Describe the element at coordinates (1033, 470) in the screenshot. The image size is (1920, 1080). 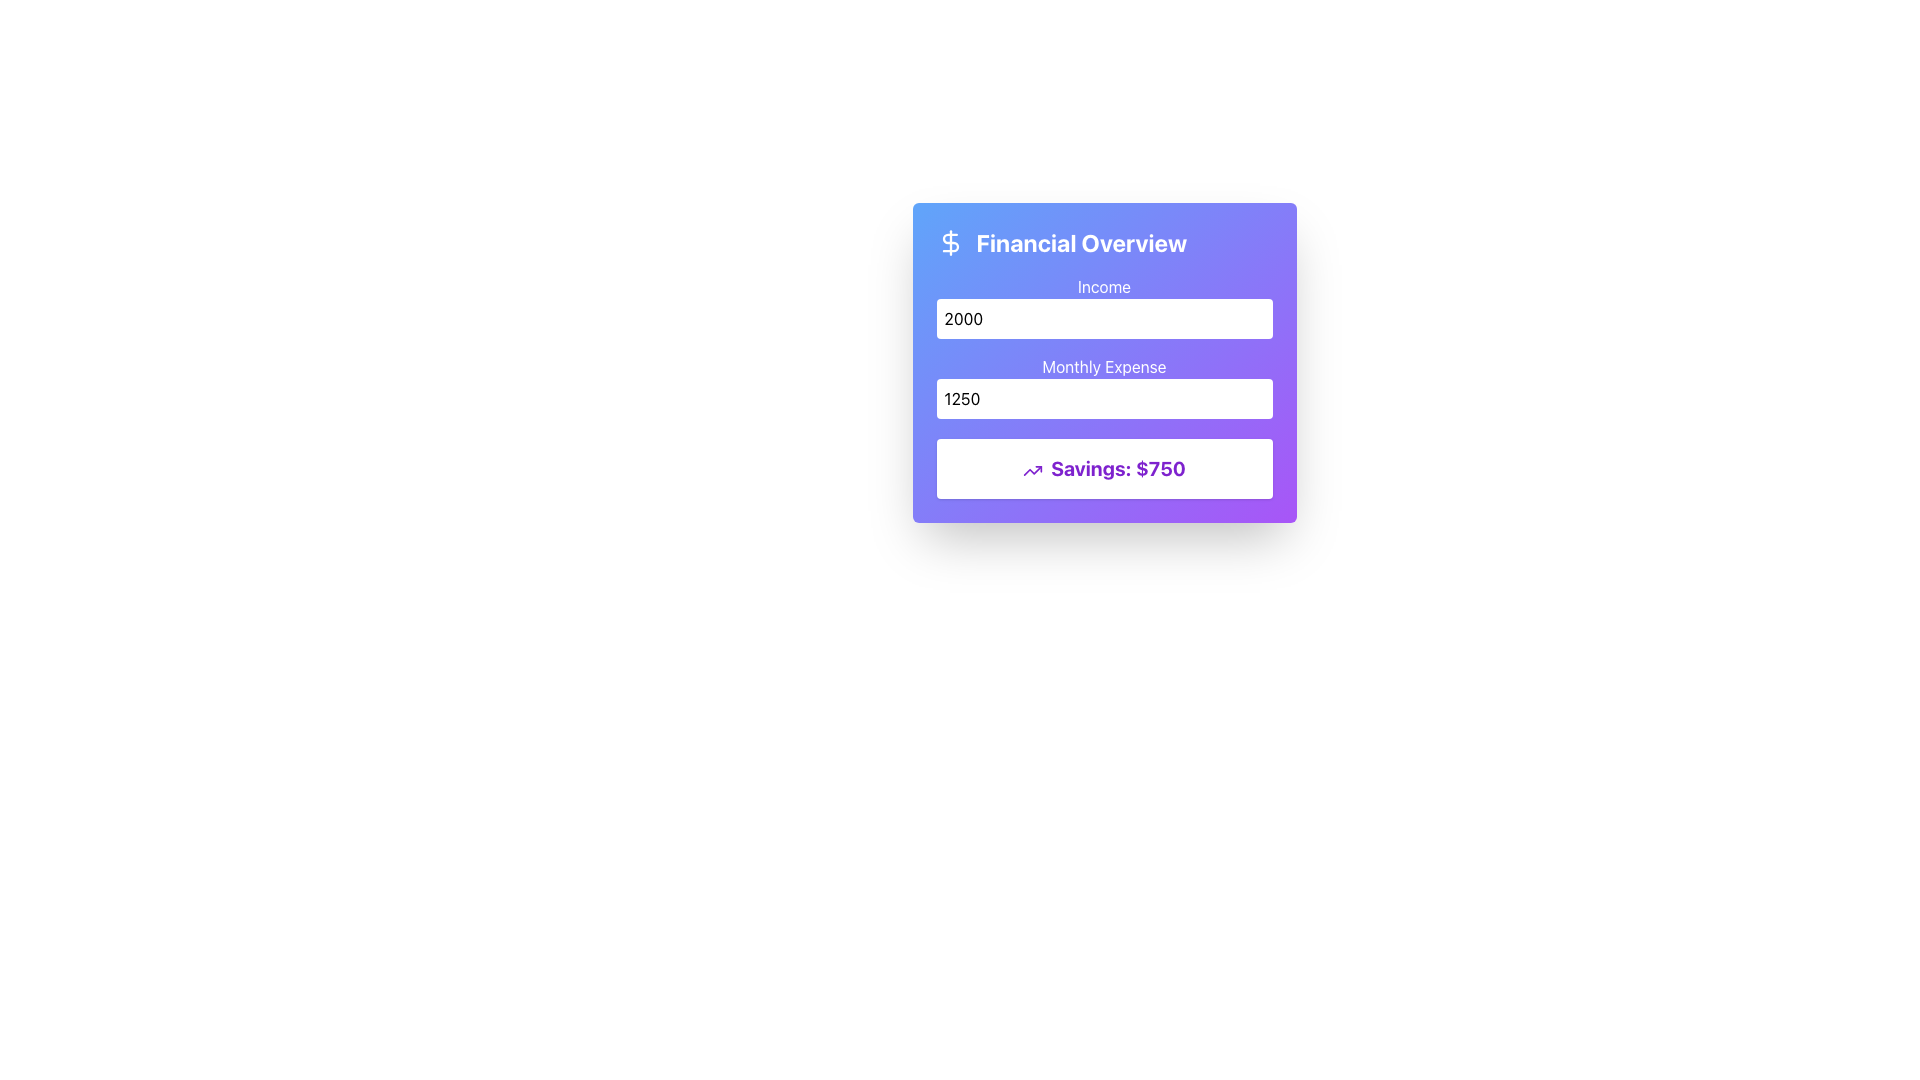
I see `the jagged arrow vector graphic icon indicating upward trend located in the financial overview card near the top-left corner` at that location.